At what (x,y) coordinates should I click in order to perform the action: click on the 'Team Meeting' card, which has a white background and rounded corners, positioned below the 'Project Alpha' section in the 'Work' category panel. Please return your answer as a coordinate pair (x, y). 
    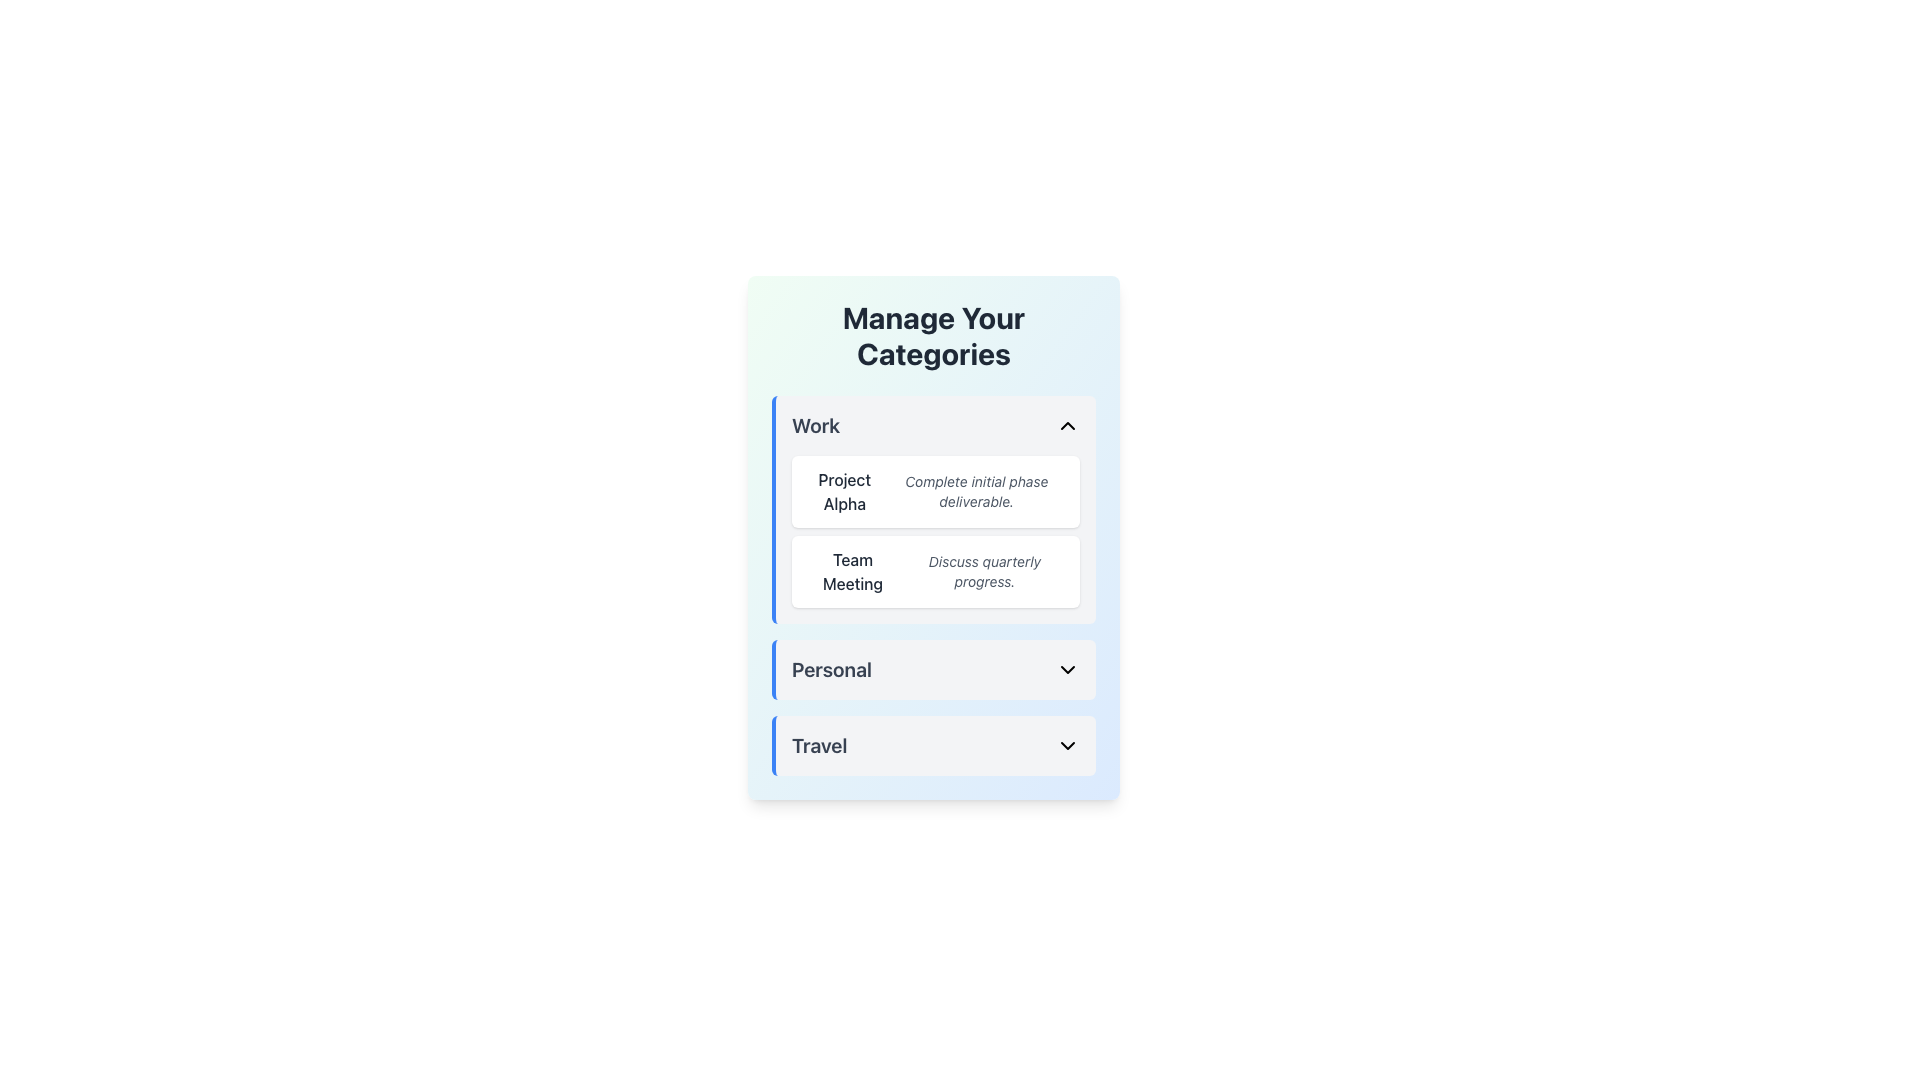
    Looking at the image, I should click on (935, 571).